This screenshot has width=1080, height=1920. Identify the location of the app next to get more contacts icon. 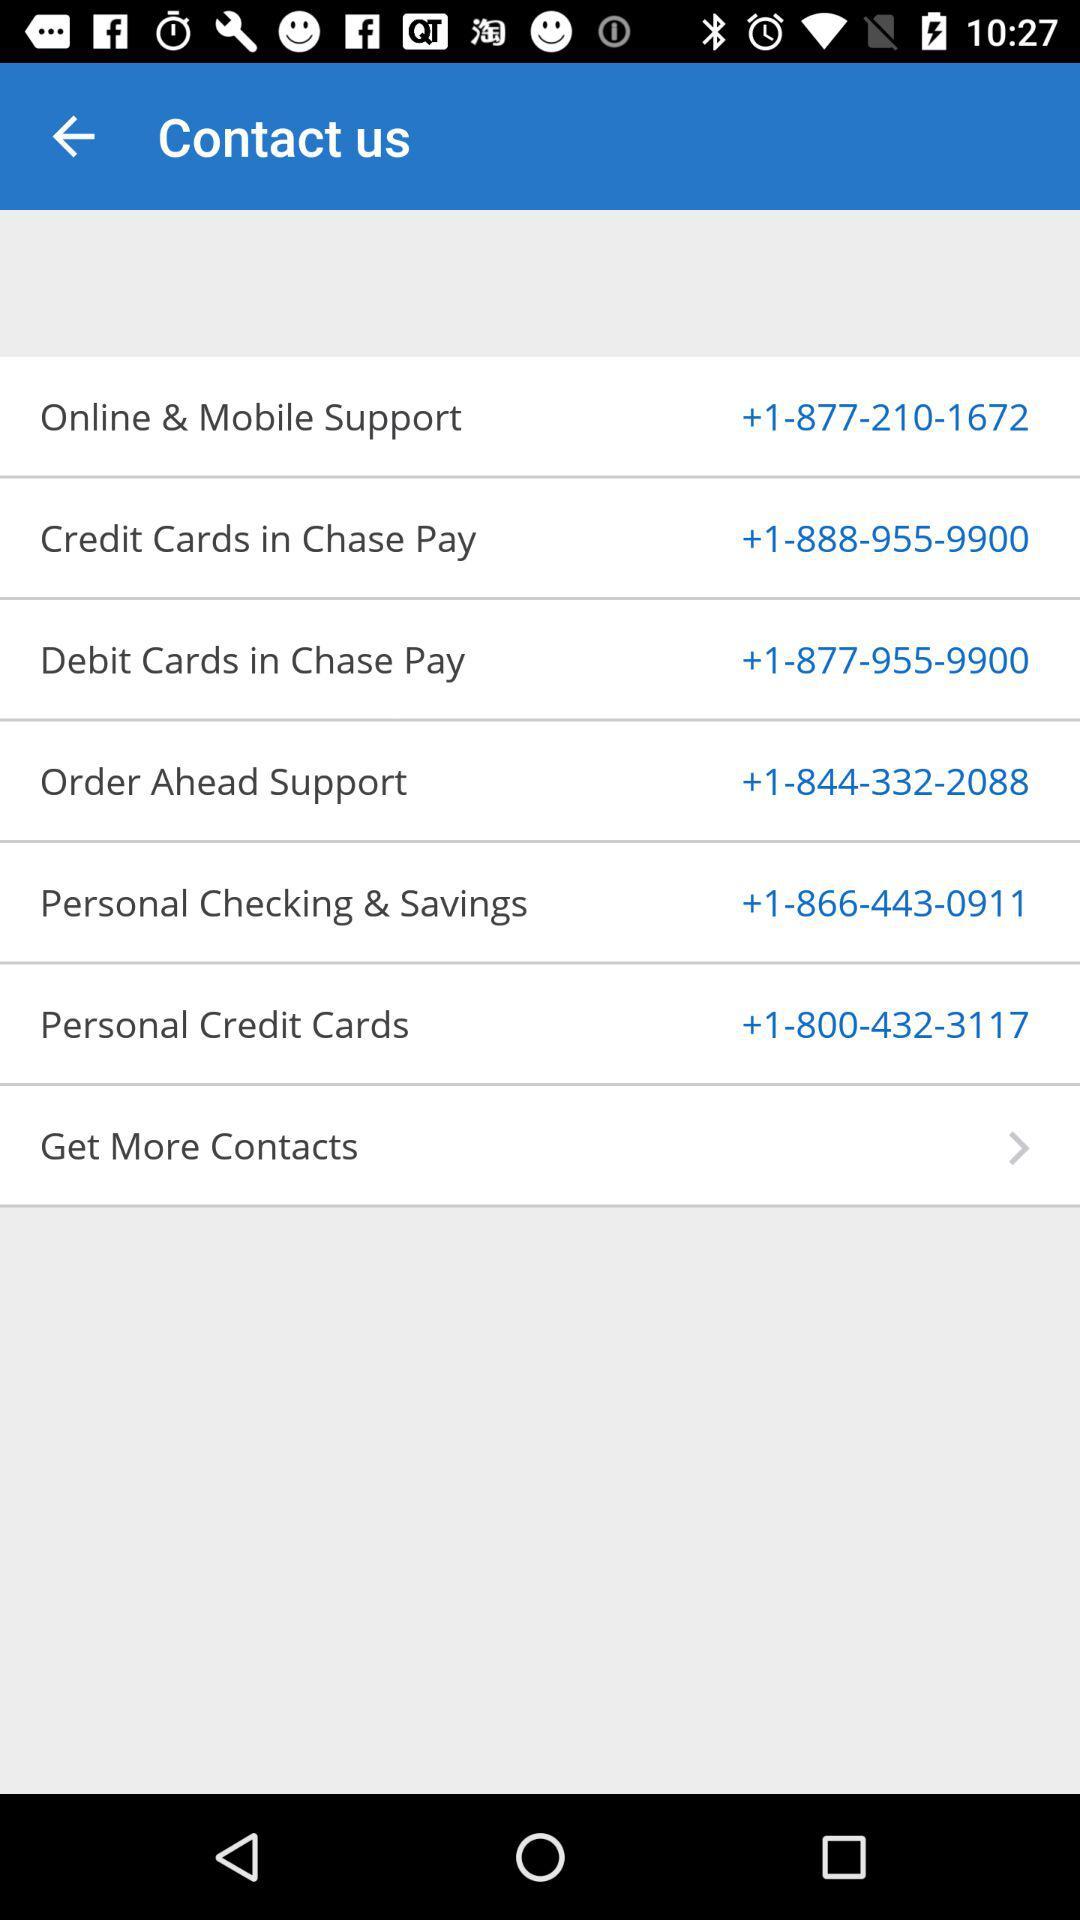
(1019, 1148).